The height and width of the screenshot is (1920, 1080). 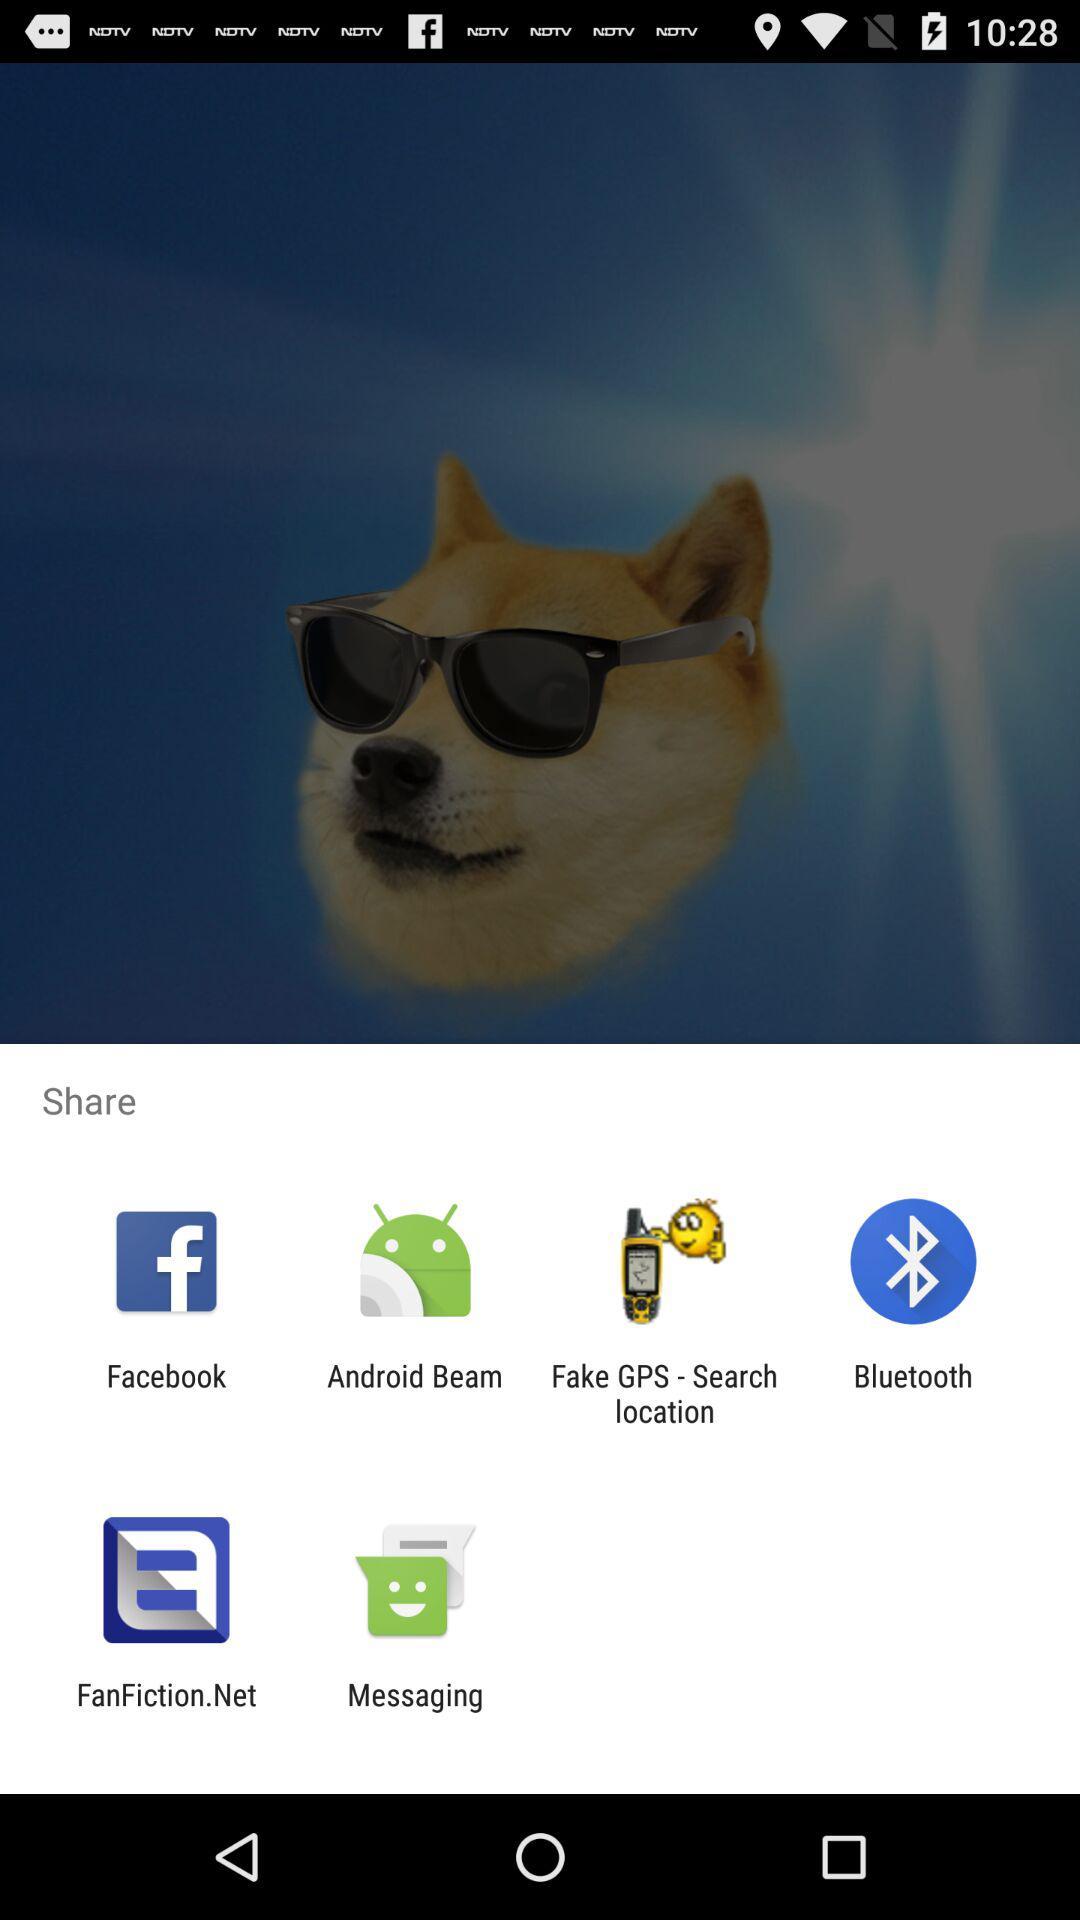 I want to click on the item to the left of fake gps search item, so click(x=414, y=1392).